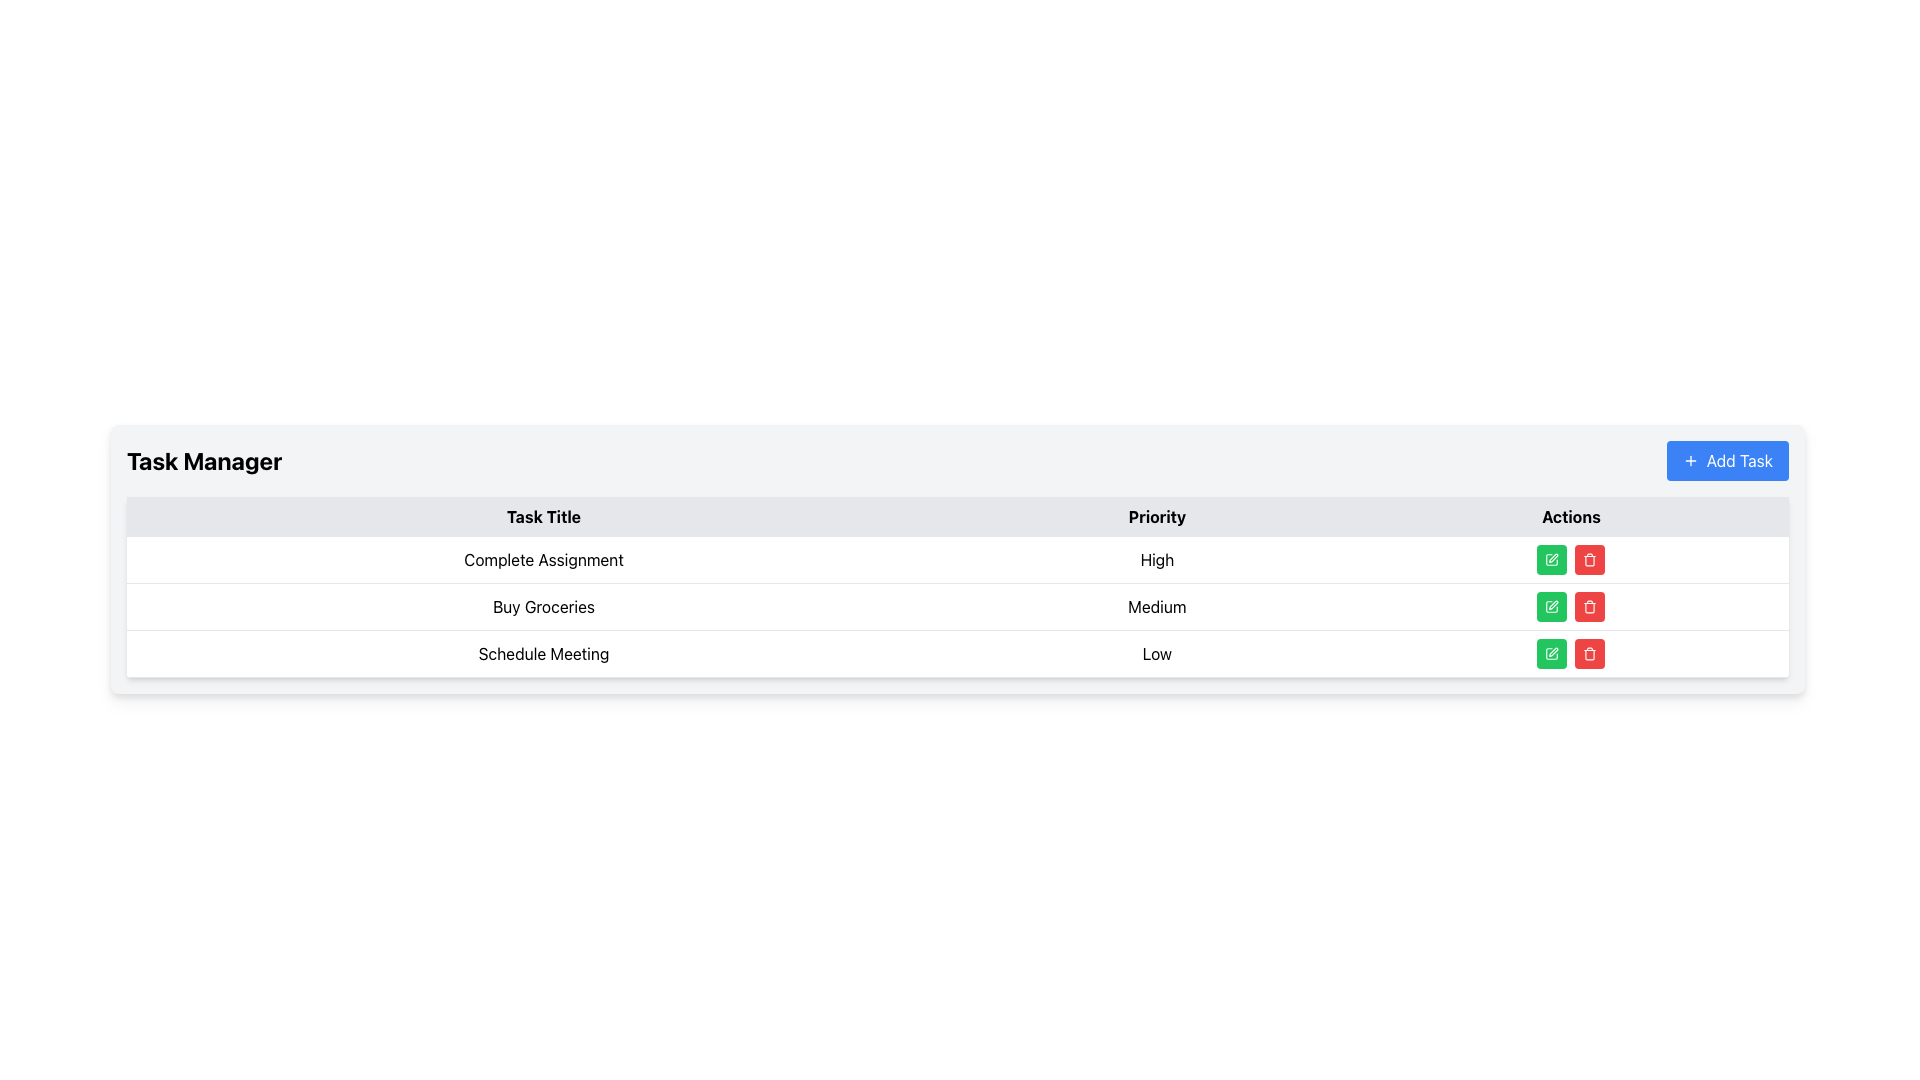 This screenshot has height=1080, width=1920. I want to click on the Text label displaying the task title in the first row of the task management table, located under the 'Task Title' column, so click(543, 560).